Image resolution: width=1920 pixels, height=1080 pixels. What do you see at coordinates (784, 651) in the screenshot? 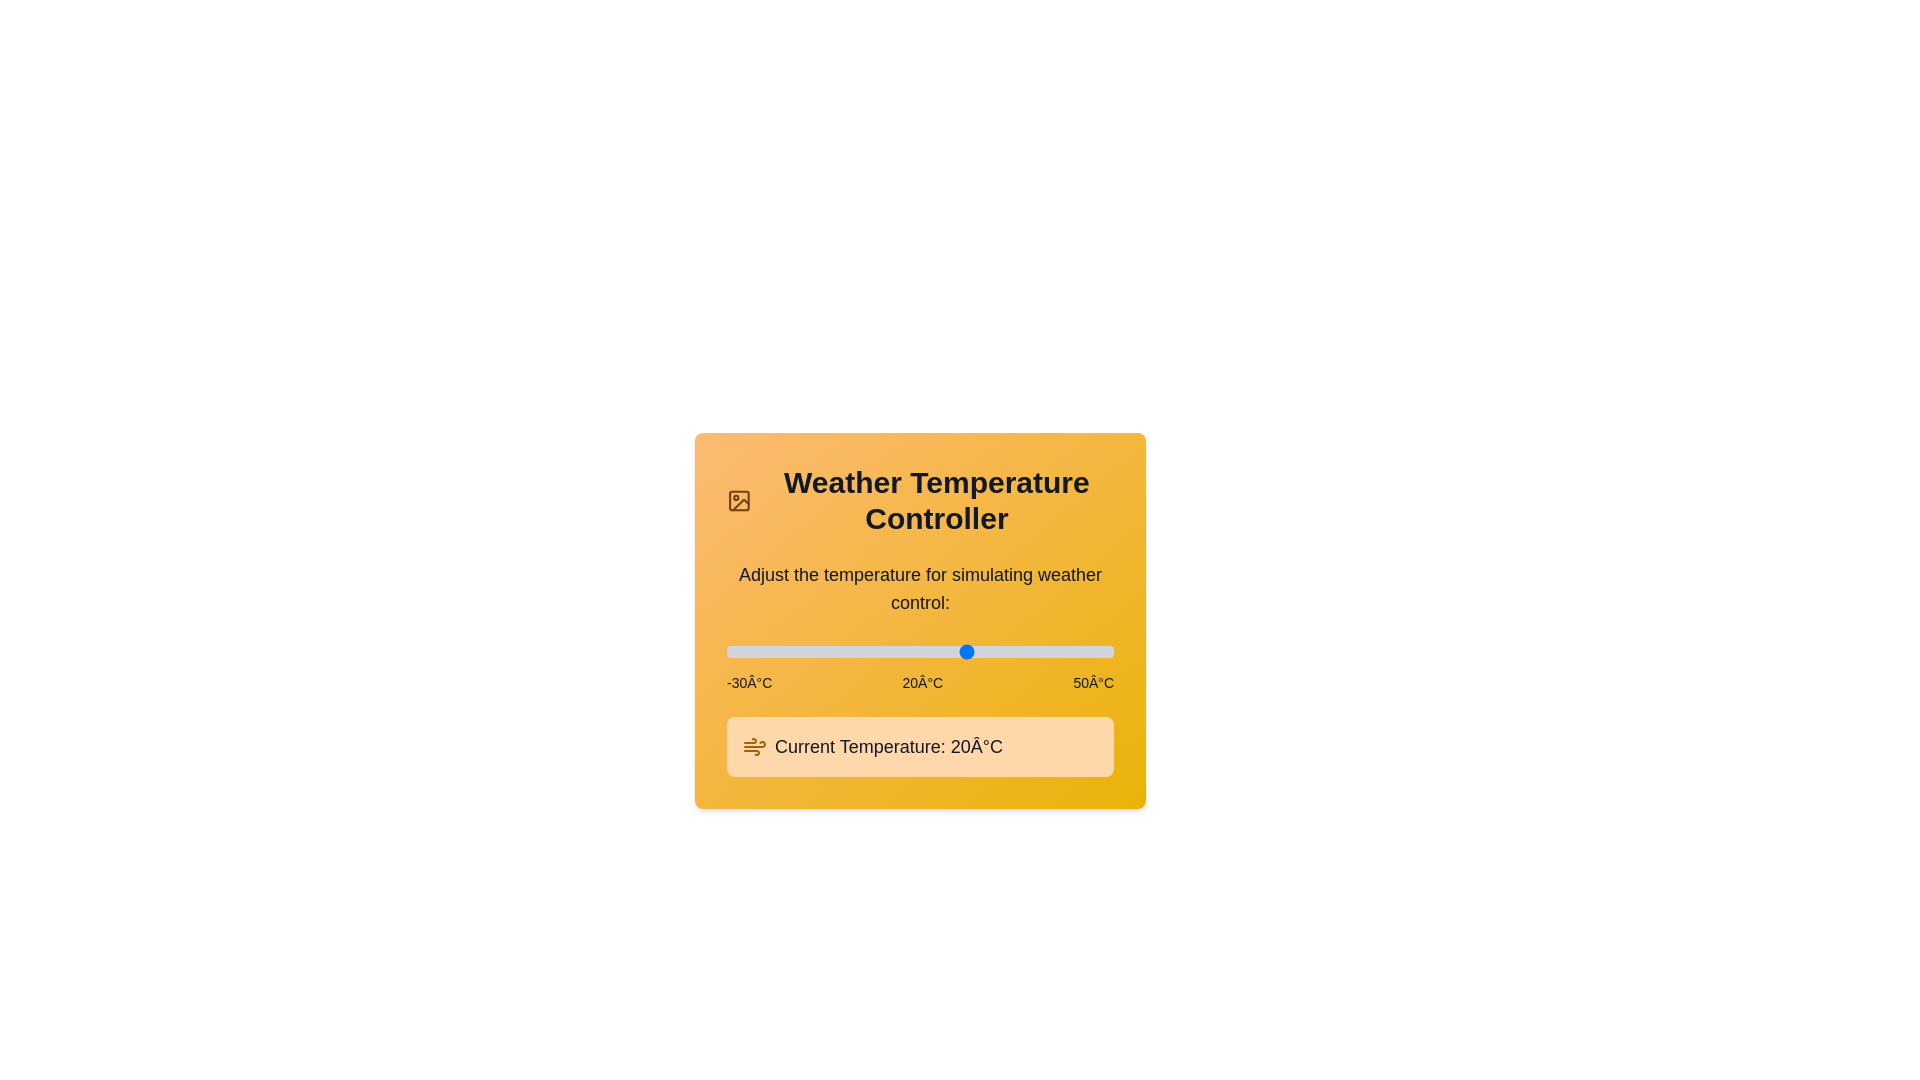
I see `the temperature slider to set the temperature to -18°C` at bounding box center [784, 651].